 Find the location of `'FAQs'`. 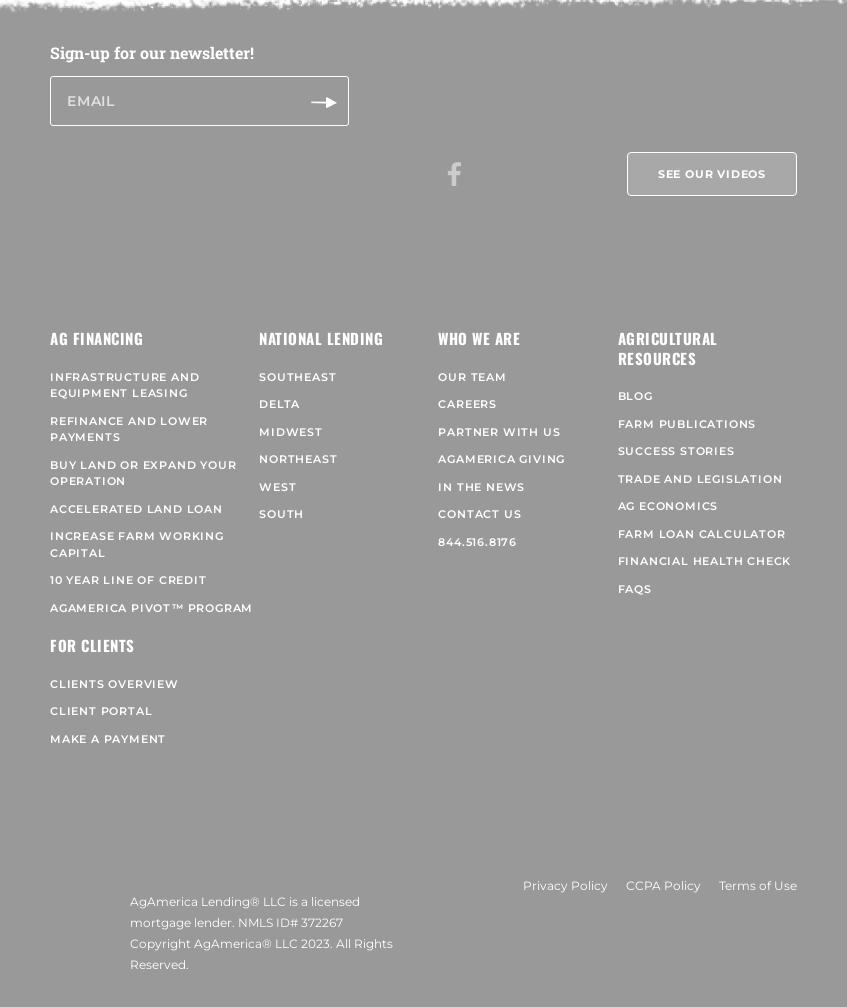

'FAQs' is located at coordinates (632, 575).